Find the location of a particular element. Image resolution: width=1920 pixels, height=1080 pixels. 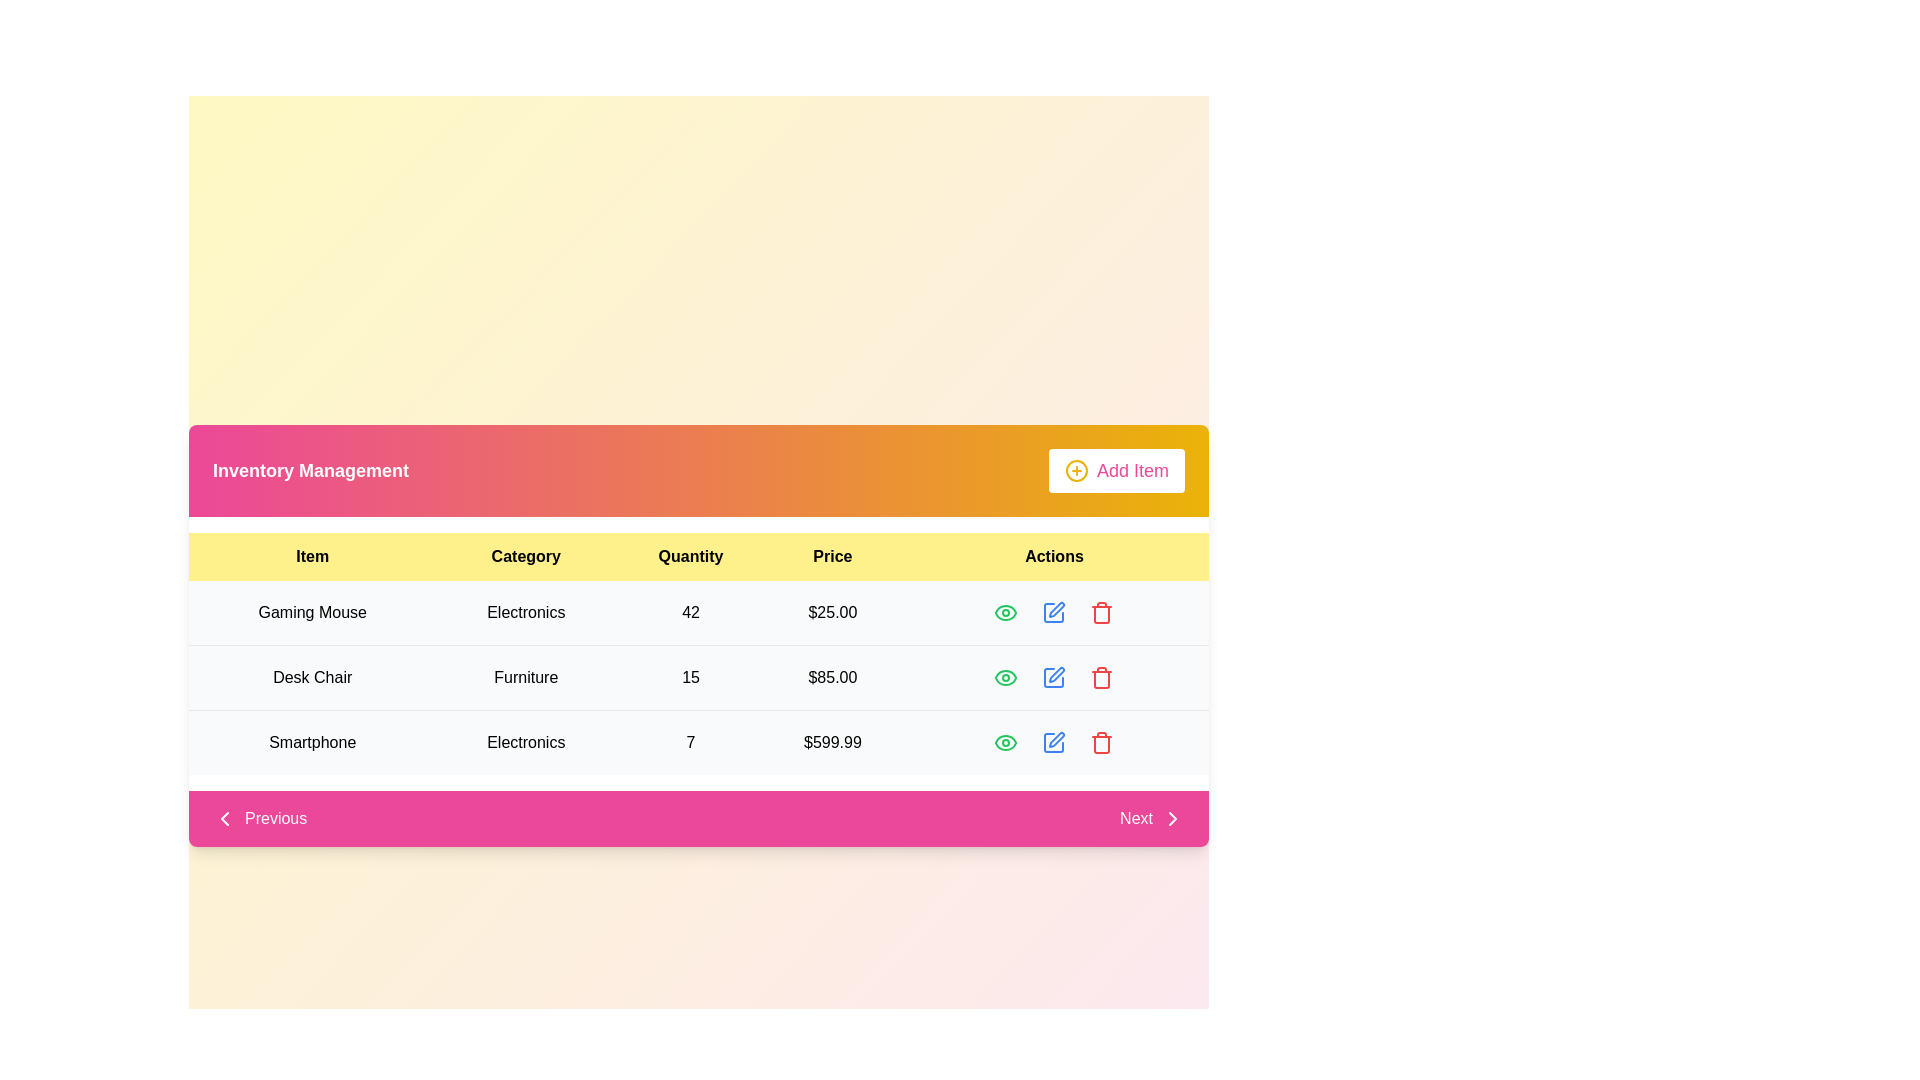

the green eye icon in the 'Actions' column for the 'Smartphone' item is located at coordinates (1006, 743).